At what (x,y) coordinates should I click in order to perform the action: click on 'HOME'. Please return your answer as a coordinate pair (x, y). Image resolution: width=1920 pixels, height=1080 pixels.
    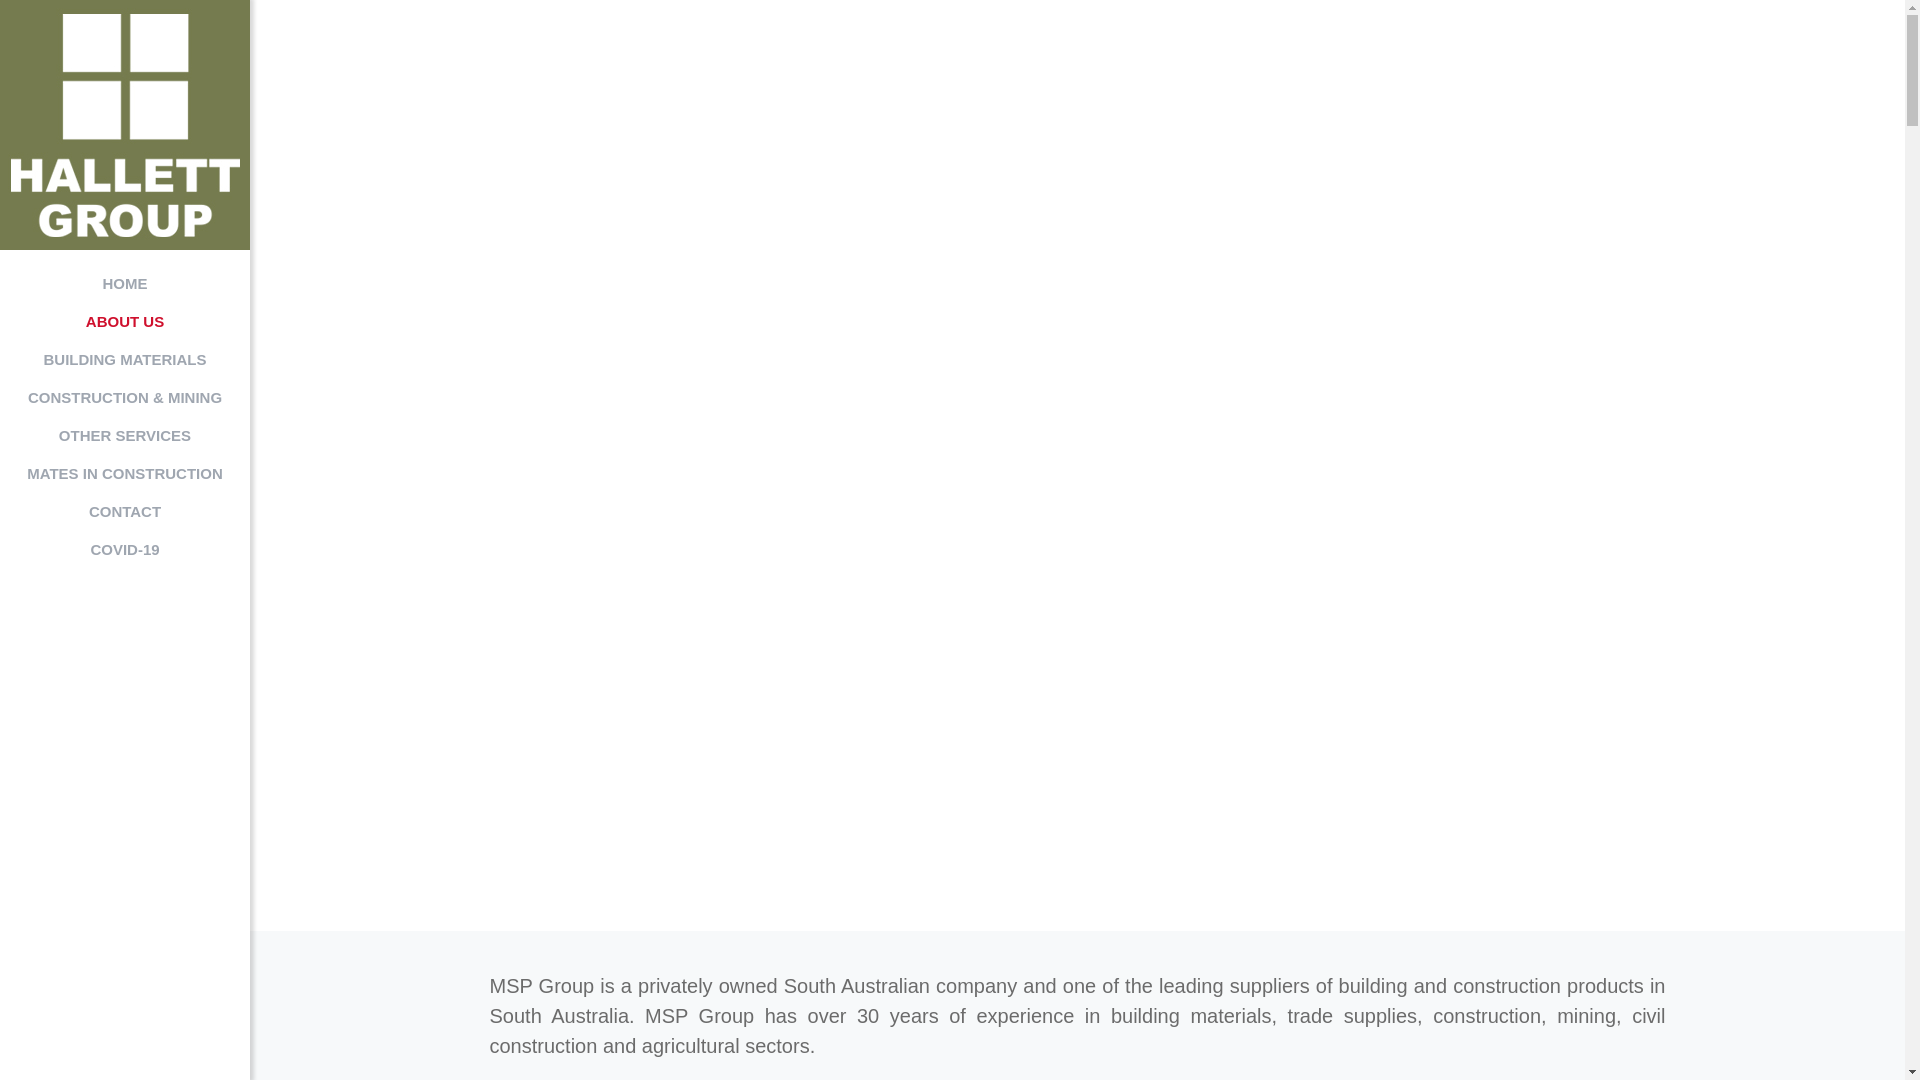
    Looking at the image, I should click on (123, 284).